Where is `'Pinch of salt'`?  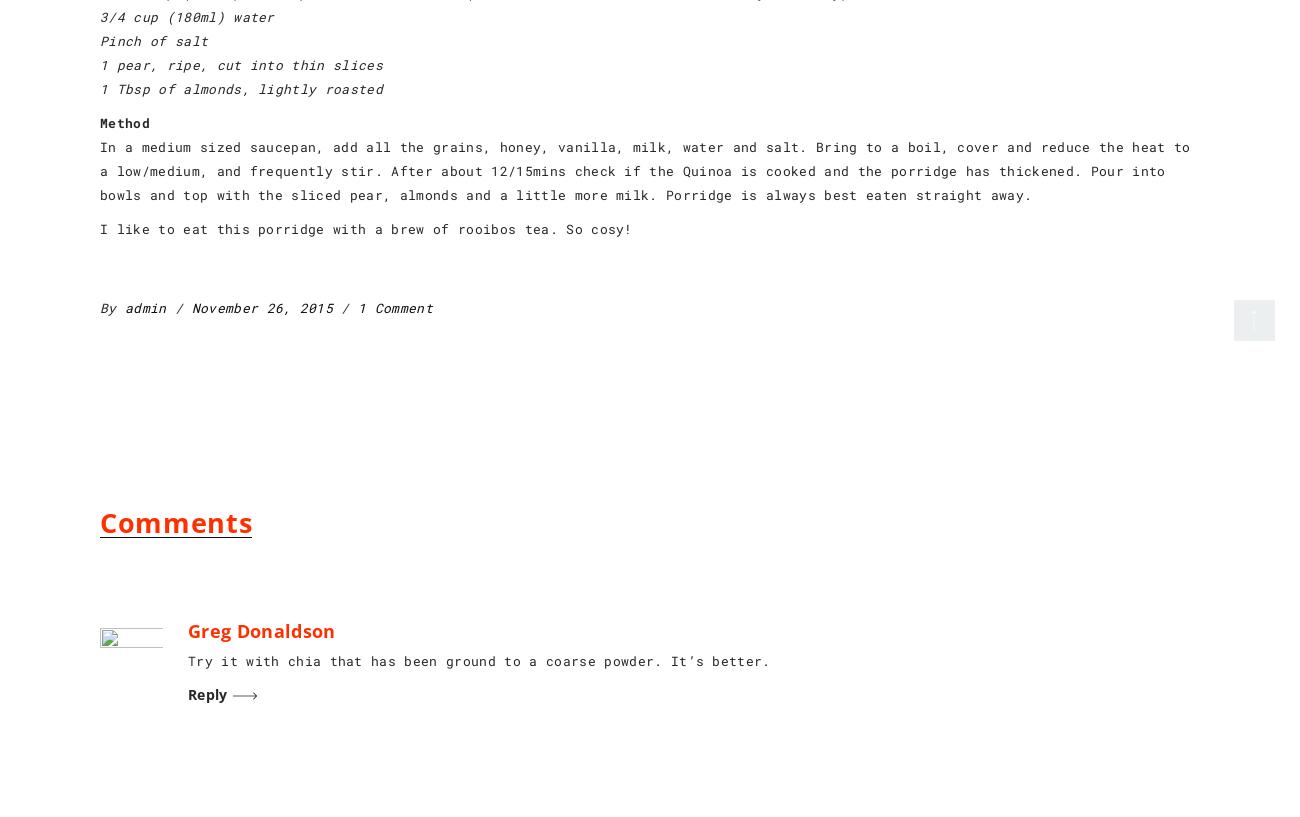
'Pinch of salt' is located at coordinates (99, 40).